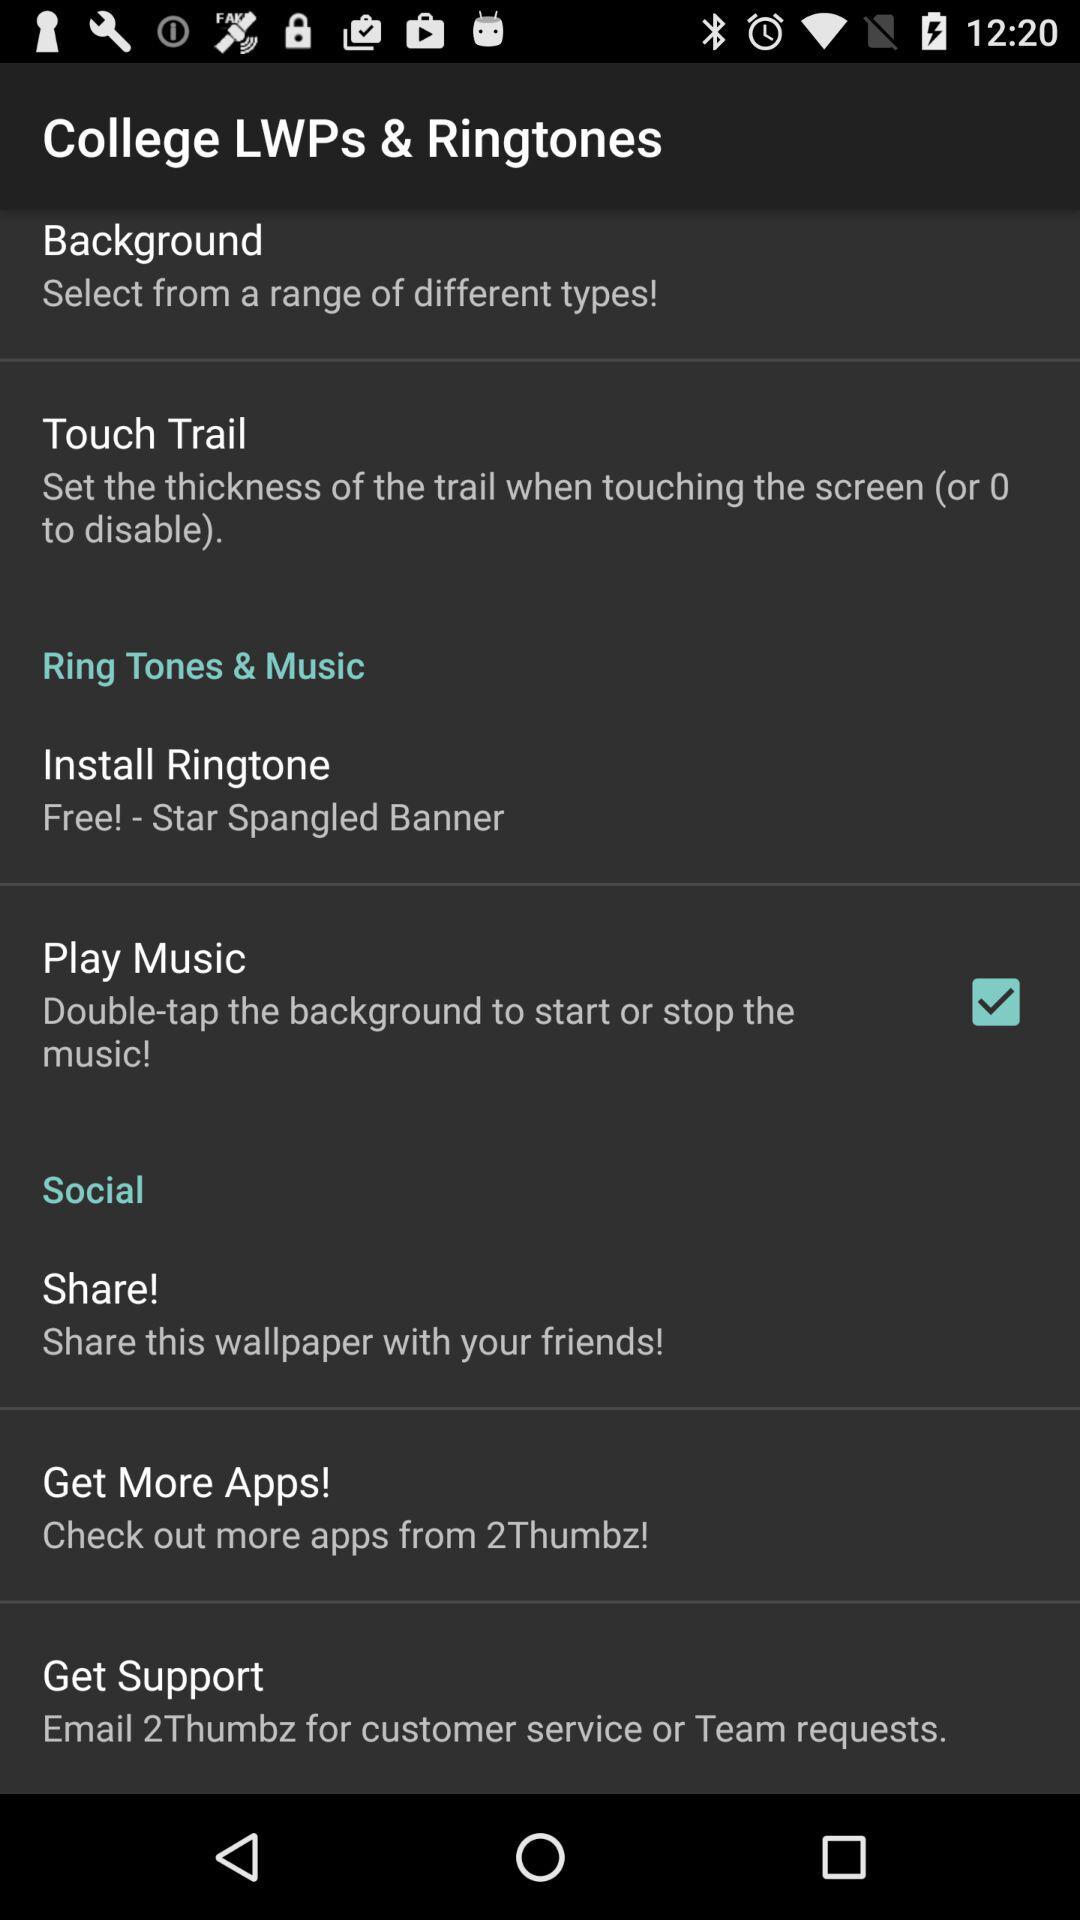 This screenshot has width=1080, height=1920. Describe the element at coordinates (540, 1167) in the screenshot. I see `item above the share!` at that location.